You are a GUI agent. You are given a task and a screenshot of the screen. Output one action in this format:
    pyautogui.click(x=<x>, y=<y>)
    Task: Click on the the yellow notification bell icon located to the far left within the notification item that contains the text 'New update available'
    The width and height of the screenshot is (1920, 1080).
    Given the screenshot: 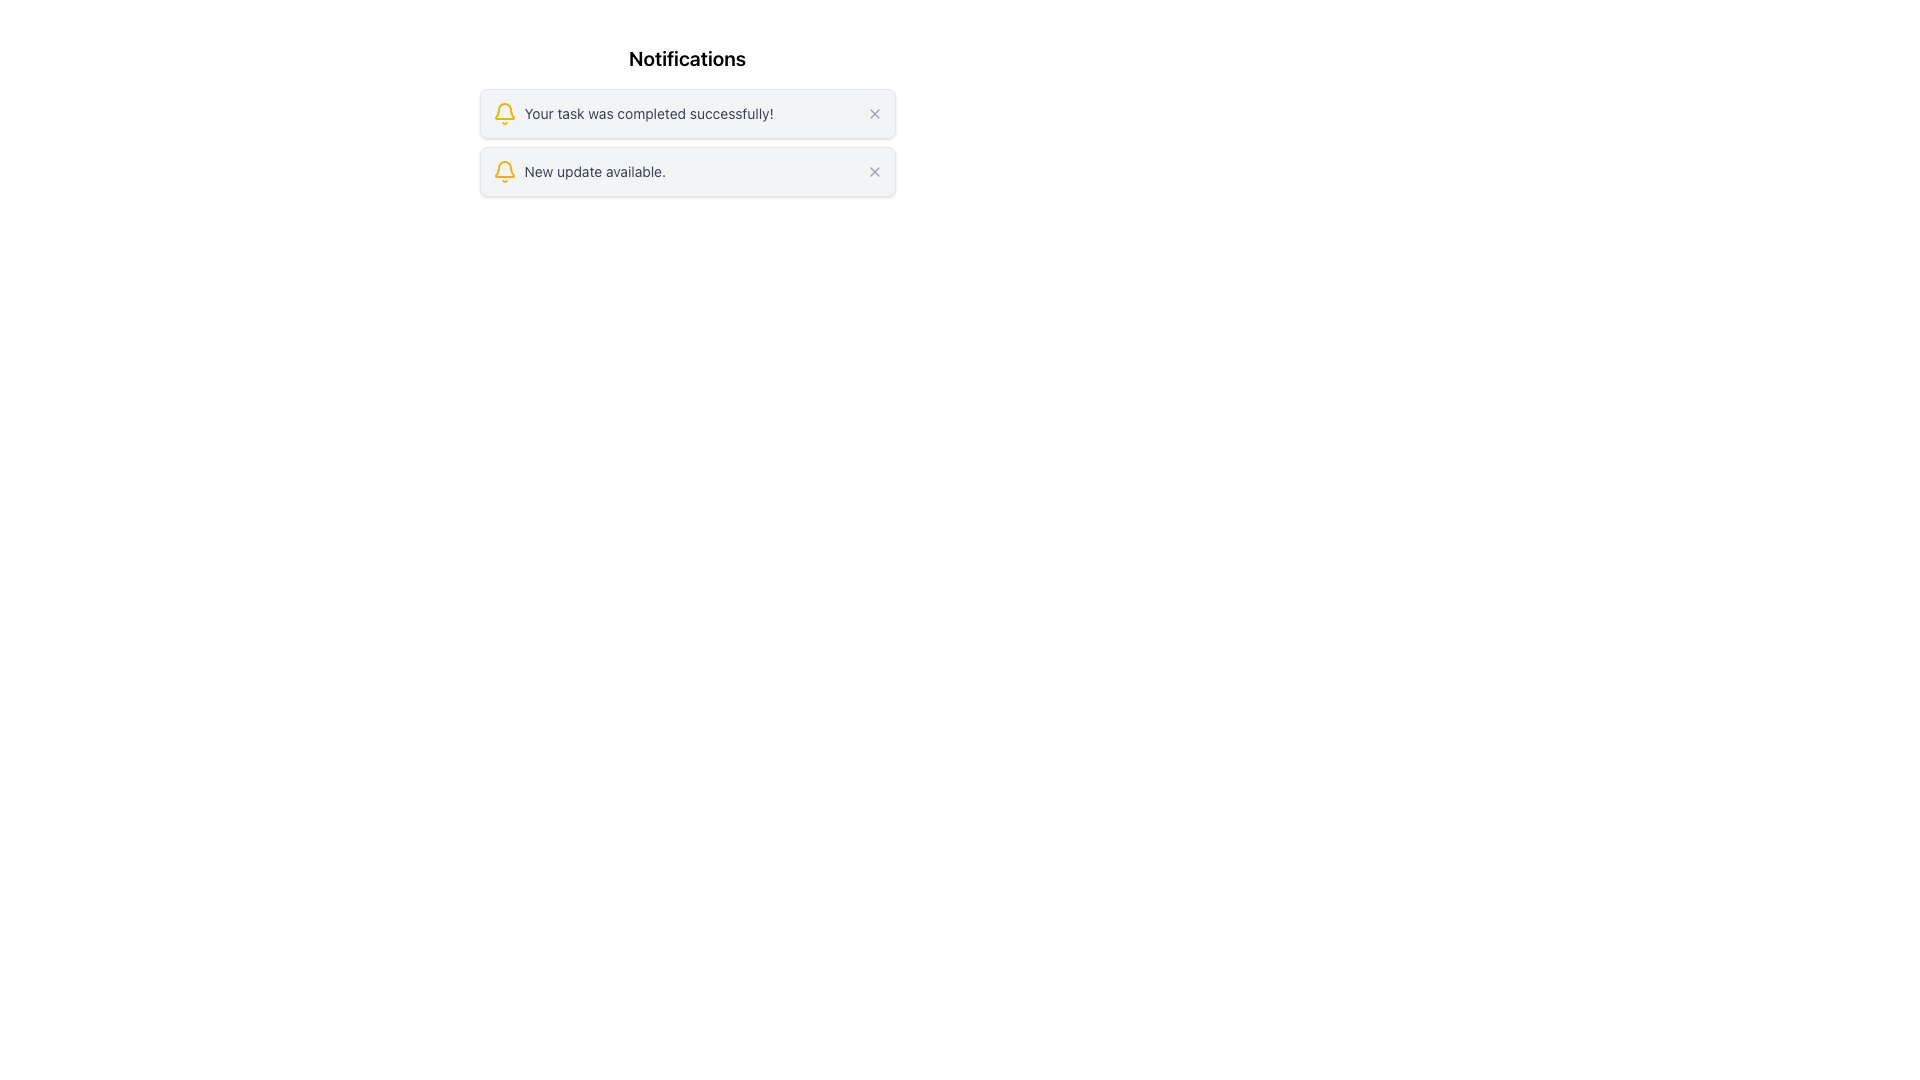 What is the action you would take?
    pyautogui.click(x=504, y=171)
    